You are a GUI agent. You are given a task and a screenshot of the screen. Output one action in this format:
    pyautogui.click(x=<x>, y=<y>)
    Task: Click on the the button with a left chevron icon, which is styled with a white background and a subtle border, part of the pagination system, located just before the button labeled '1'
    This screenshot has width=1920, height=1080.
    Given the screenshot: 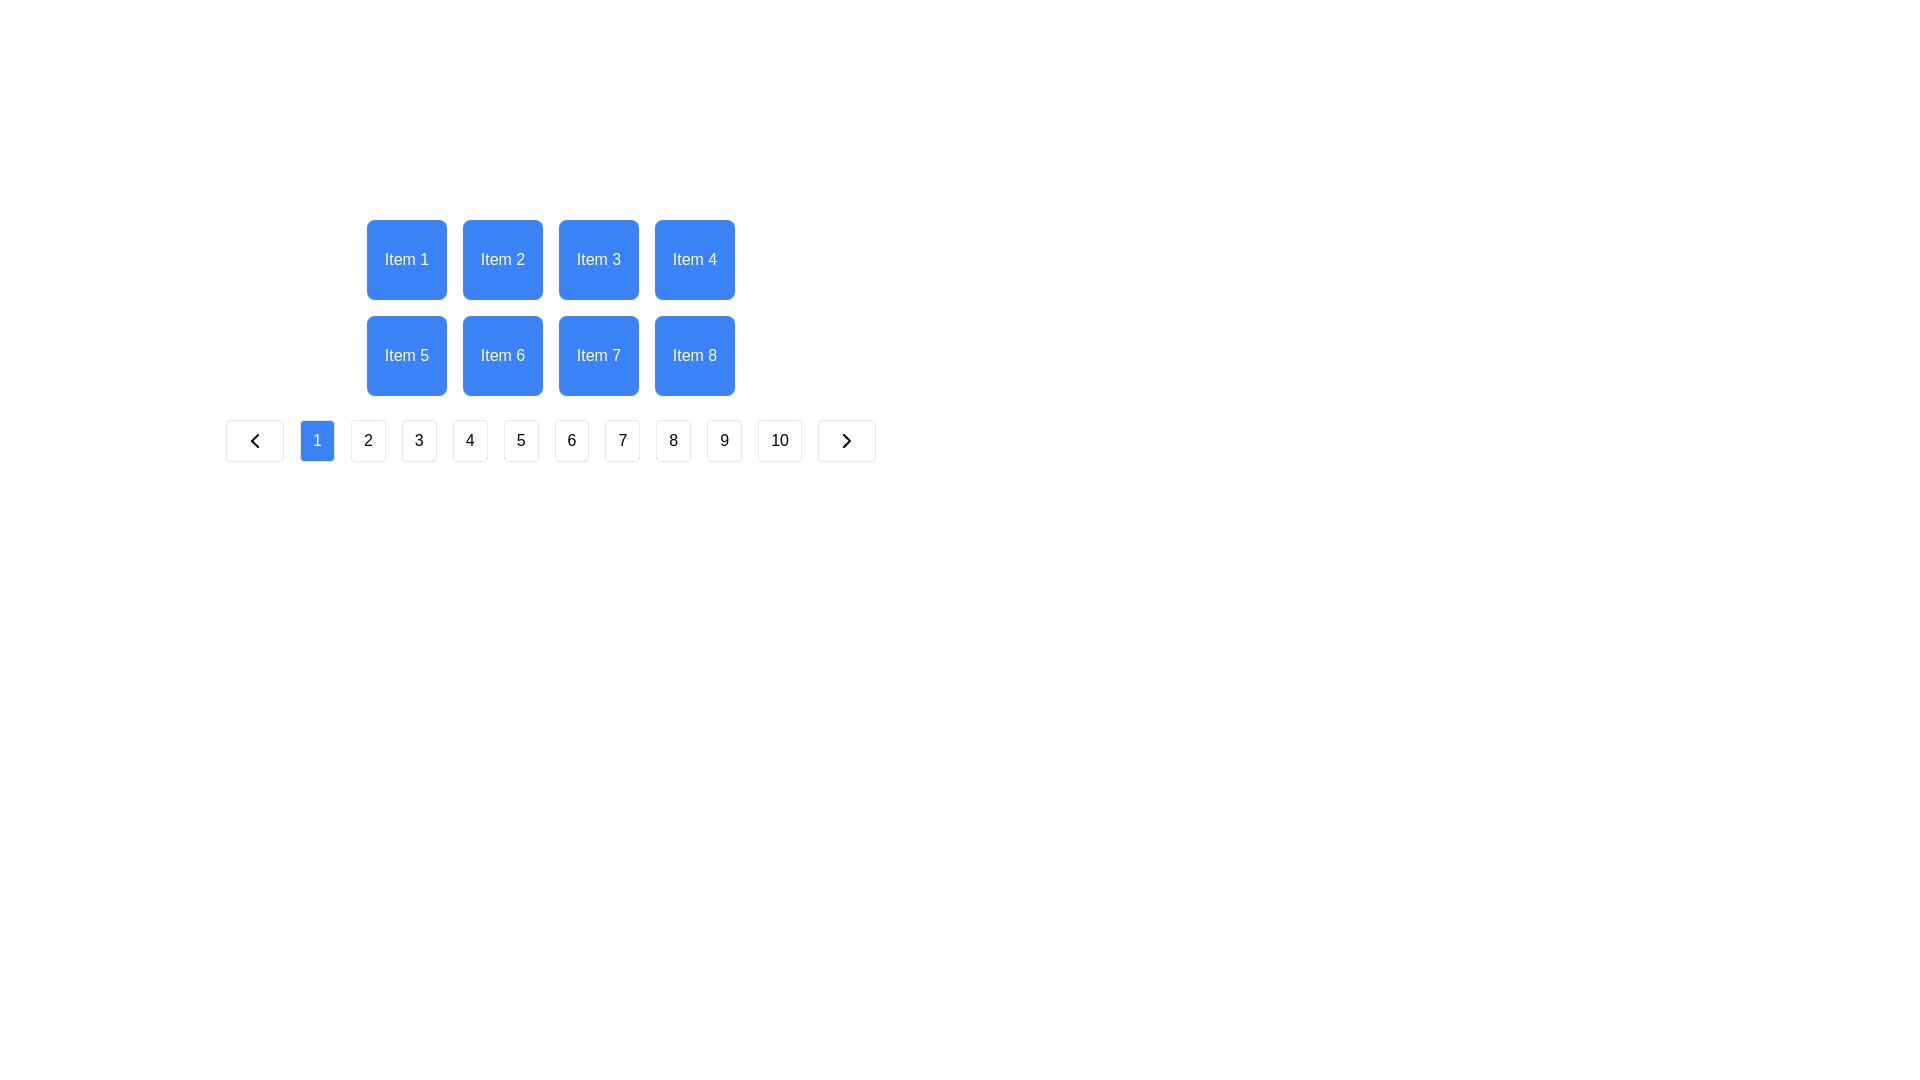 What is the action you would take?
    pyautogui.click(x=253, y=439)
    